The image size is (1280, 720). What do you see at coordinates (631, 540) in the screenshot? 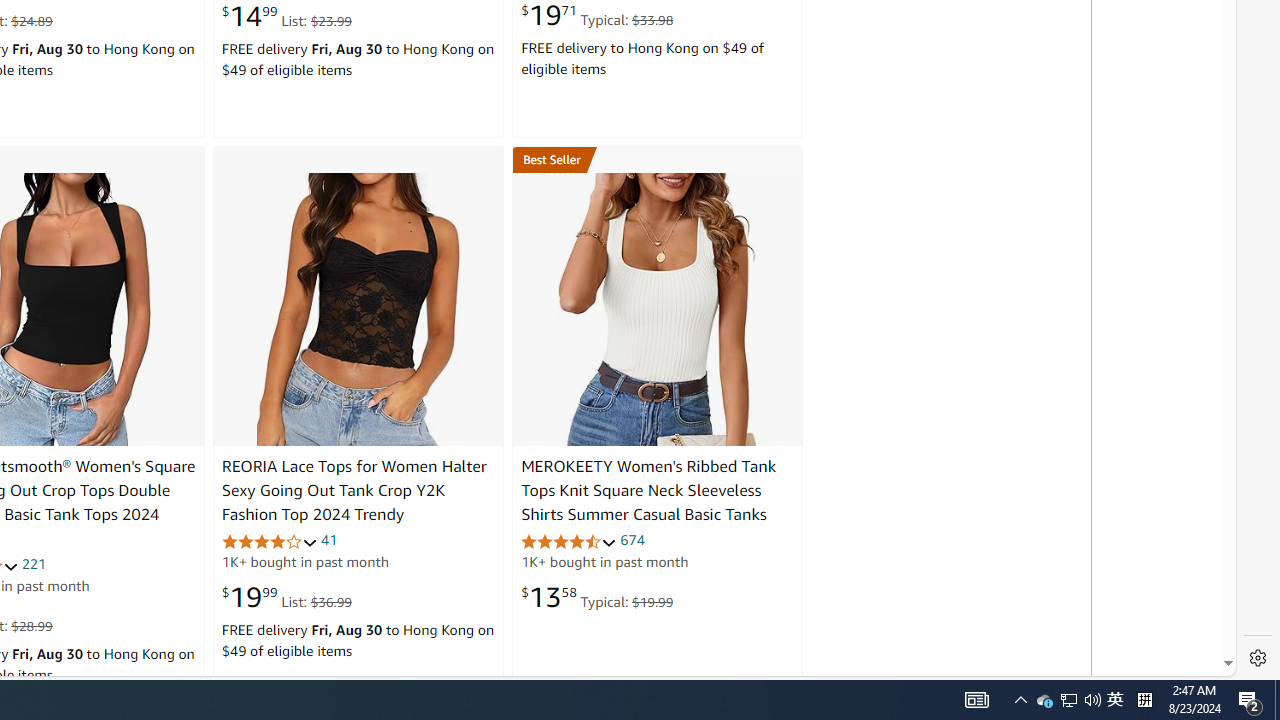
I see `'674'` at bounding box center [631, 540].